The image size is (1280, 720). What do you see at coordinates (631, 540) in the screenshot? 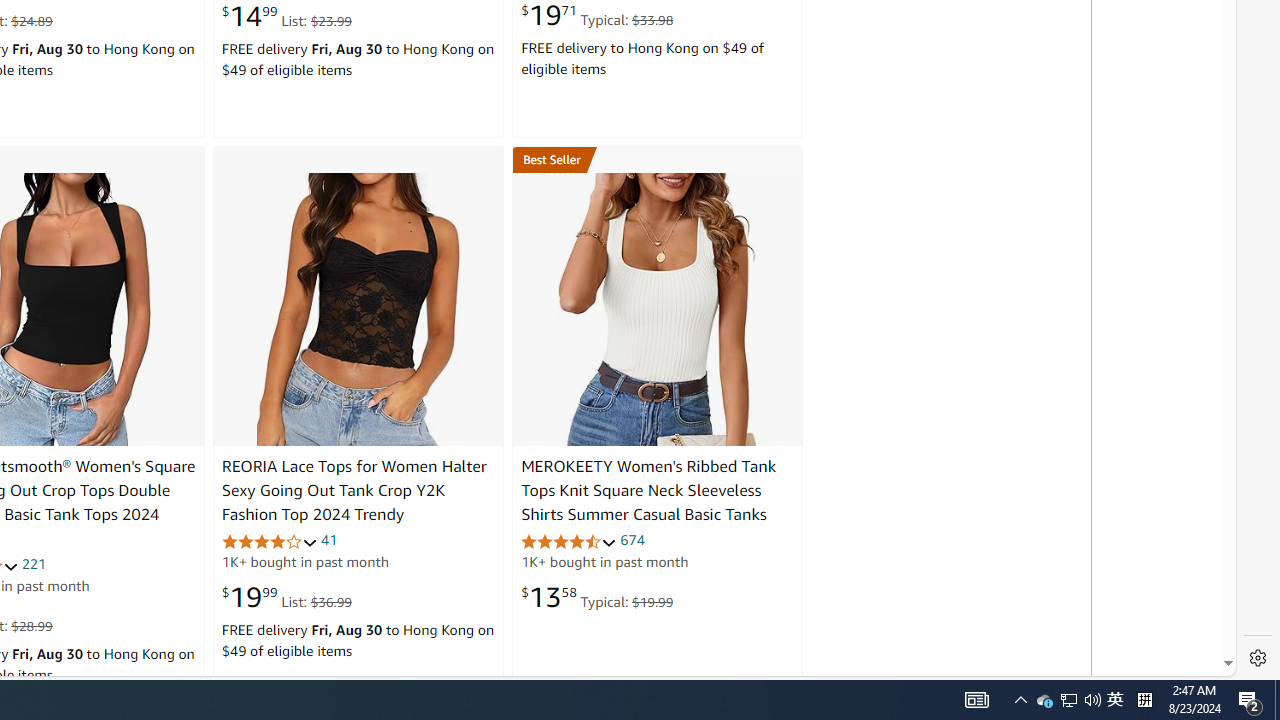
I see `'674'` at bounding box center [631, 540].